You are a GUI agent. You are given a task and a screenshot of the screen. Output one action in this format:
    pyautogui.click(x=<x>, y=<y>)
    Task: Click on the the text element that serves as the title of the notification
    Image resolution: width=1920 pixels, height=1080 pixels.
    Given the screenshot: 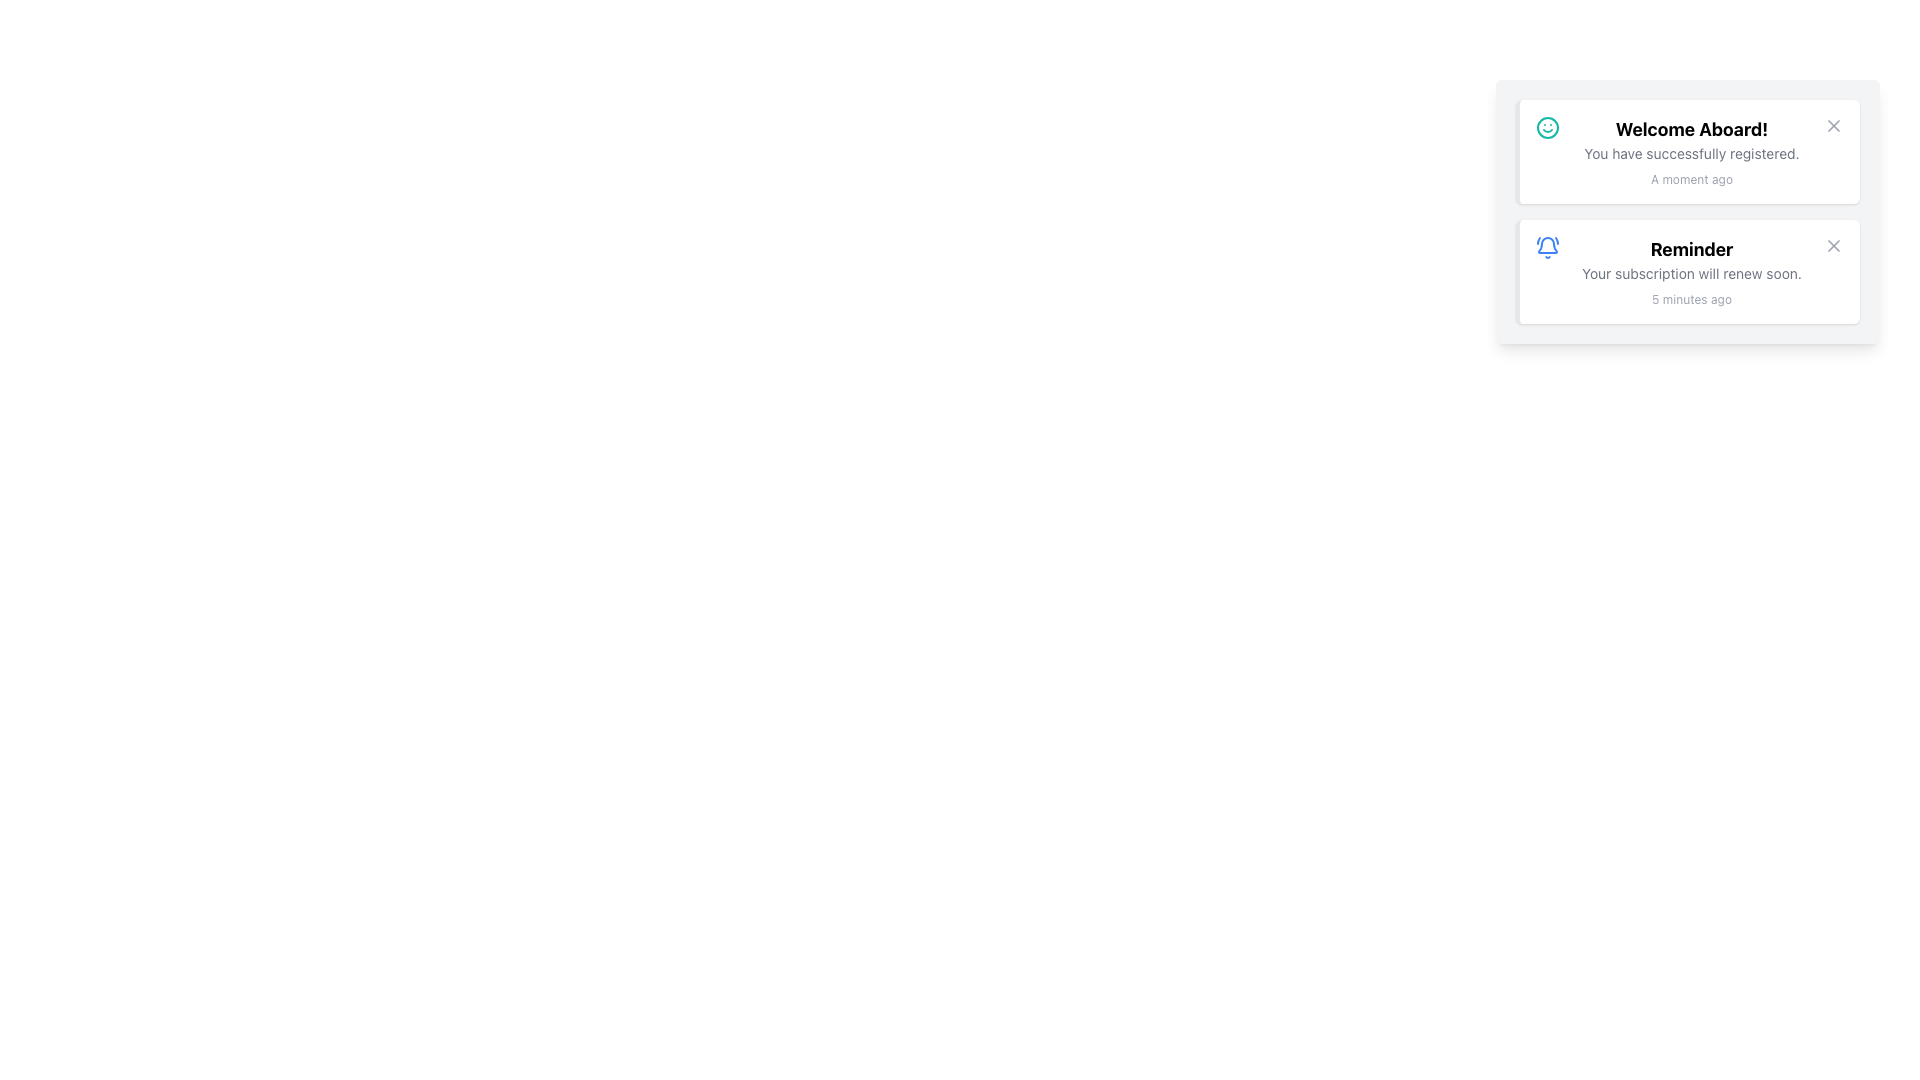 What is the action you would take?
    pyautogui.click(x=1690, y=249)
    